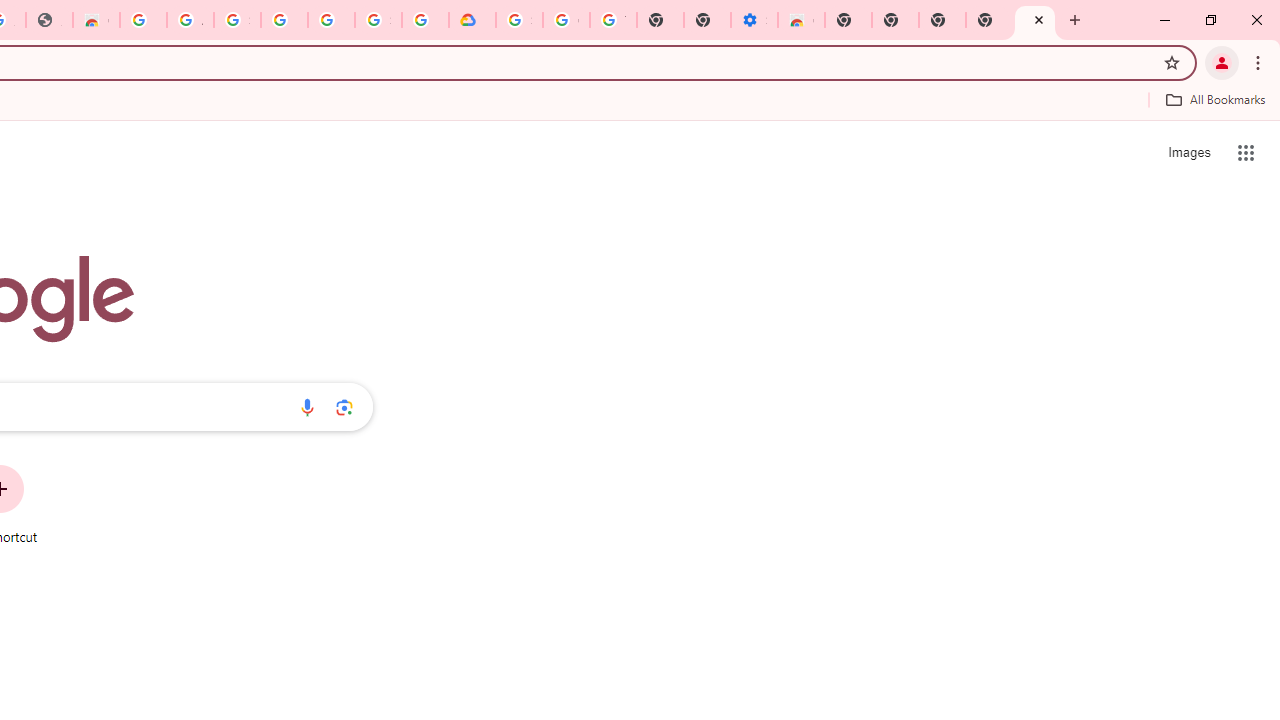  Describe the element at coordinates (1035, 20) in the screenshot. I see `'New Tab'` at that location.